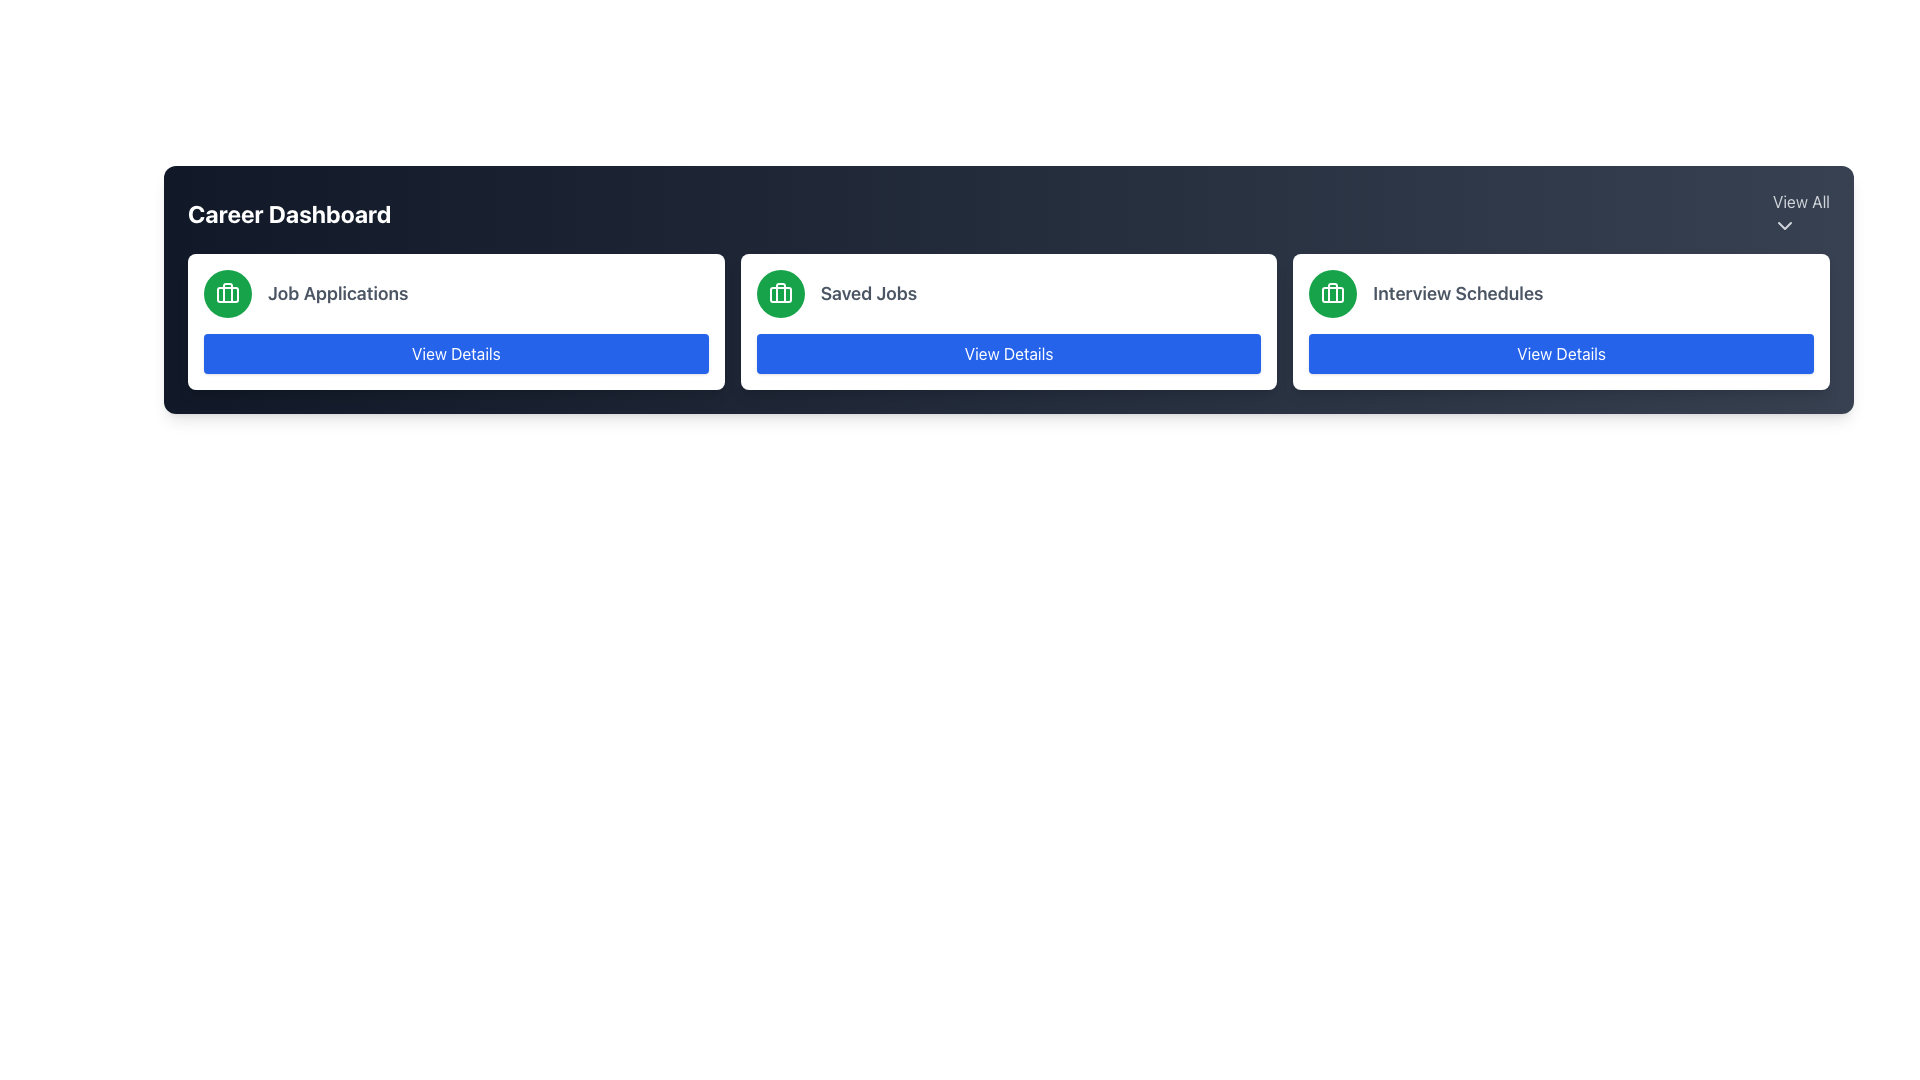 Image resolution: width=1920 pixels, height=1080 pixels. Describe the element at coordinates (868, 293) in the screenshot. I see `text label that says 'Saved Jobs', which is styled in a weighty bold font and is medium gray in color, positioned to the right of a green circular icon with a white briefcase and above a blue button labeled 'View Details'` at that location.